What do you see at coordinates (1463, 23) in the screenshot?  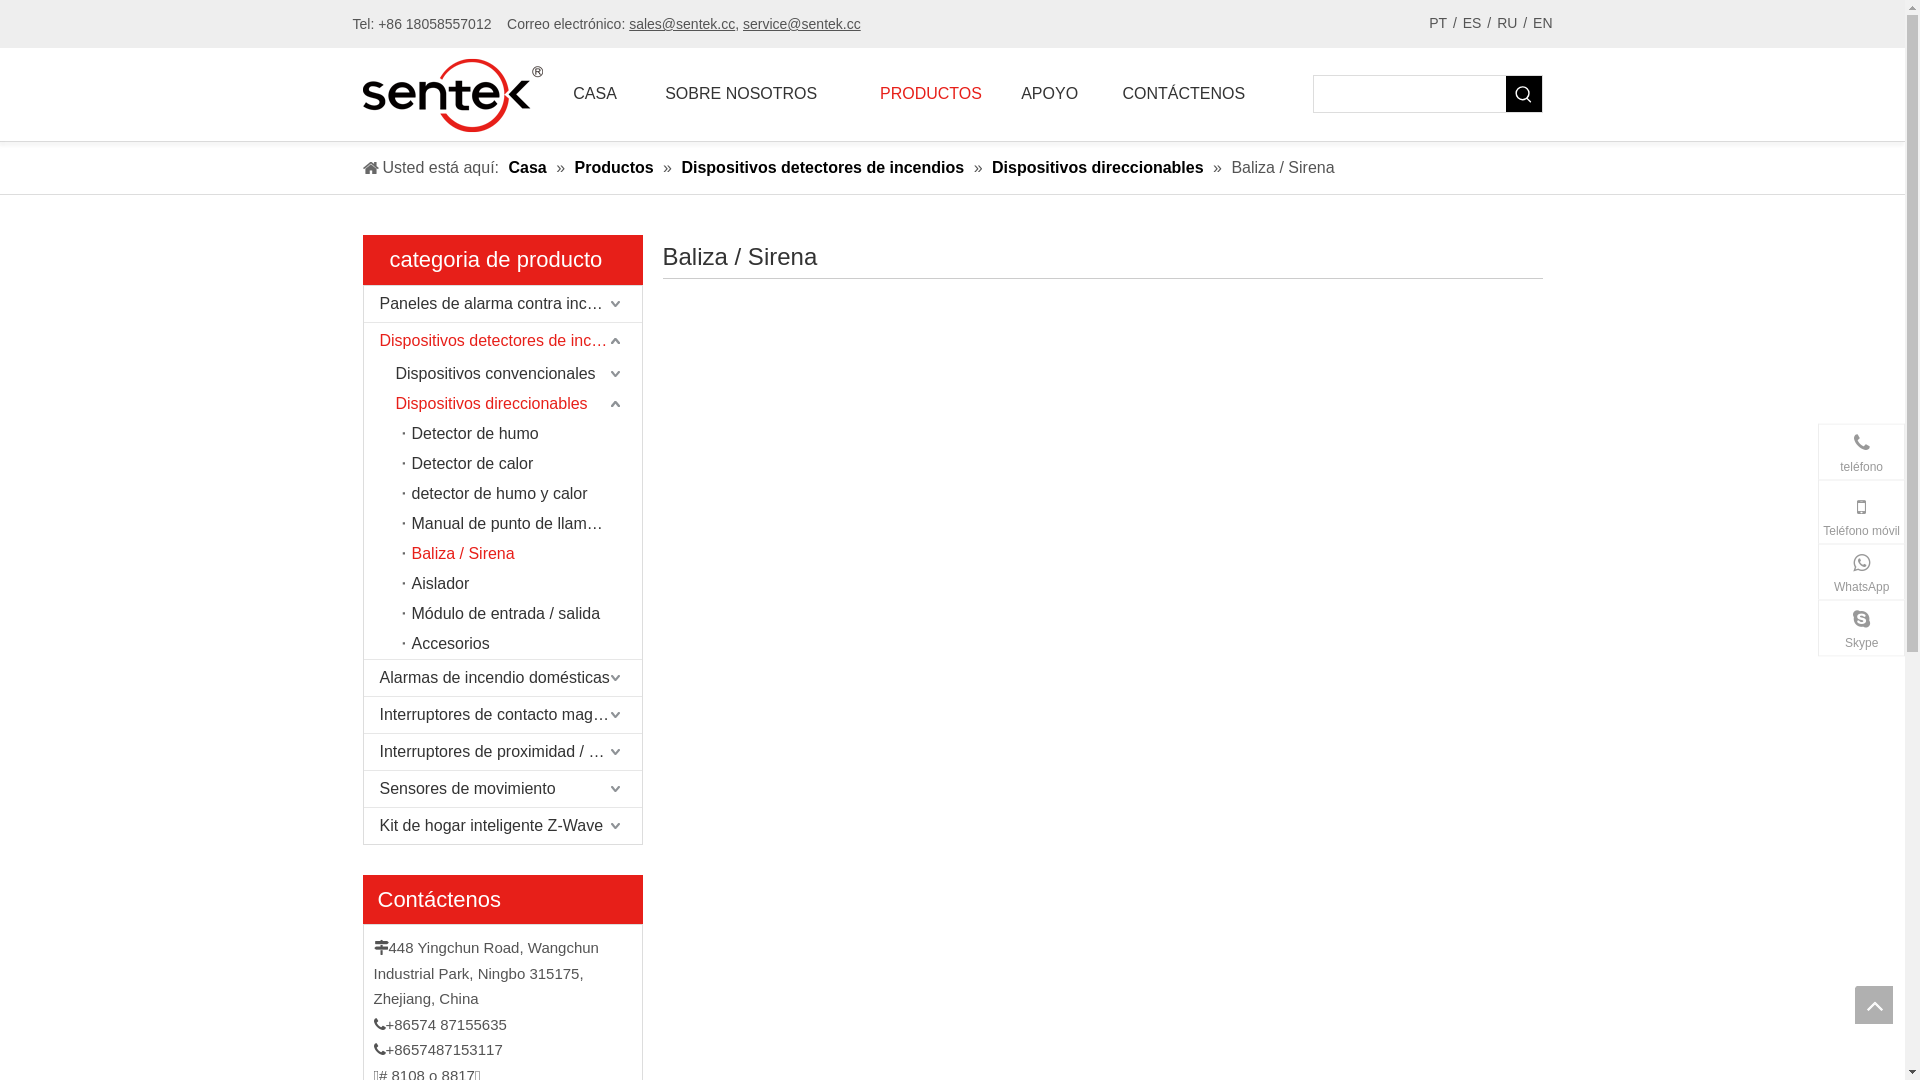 I see `'ES'` at bounding box center [1463, 23].